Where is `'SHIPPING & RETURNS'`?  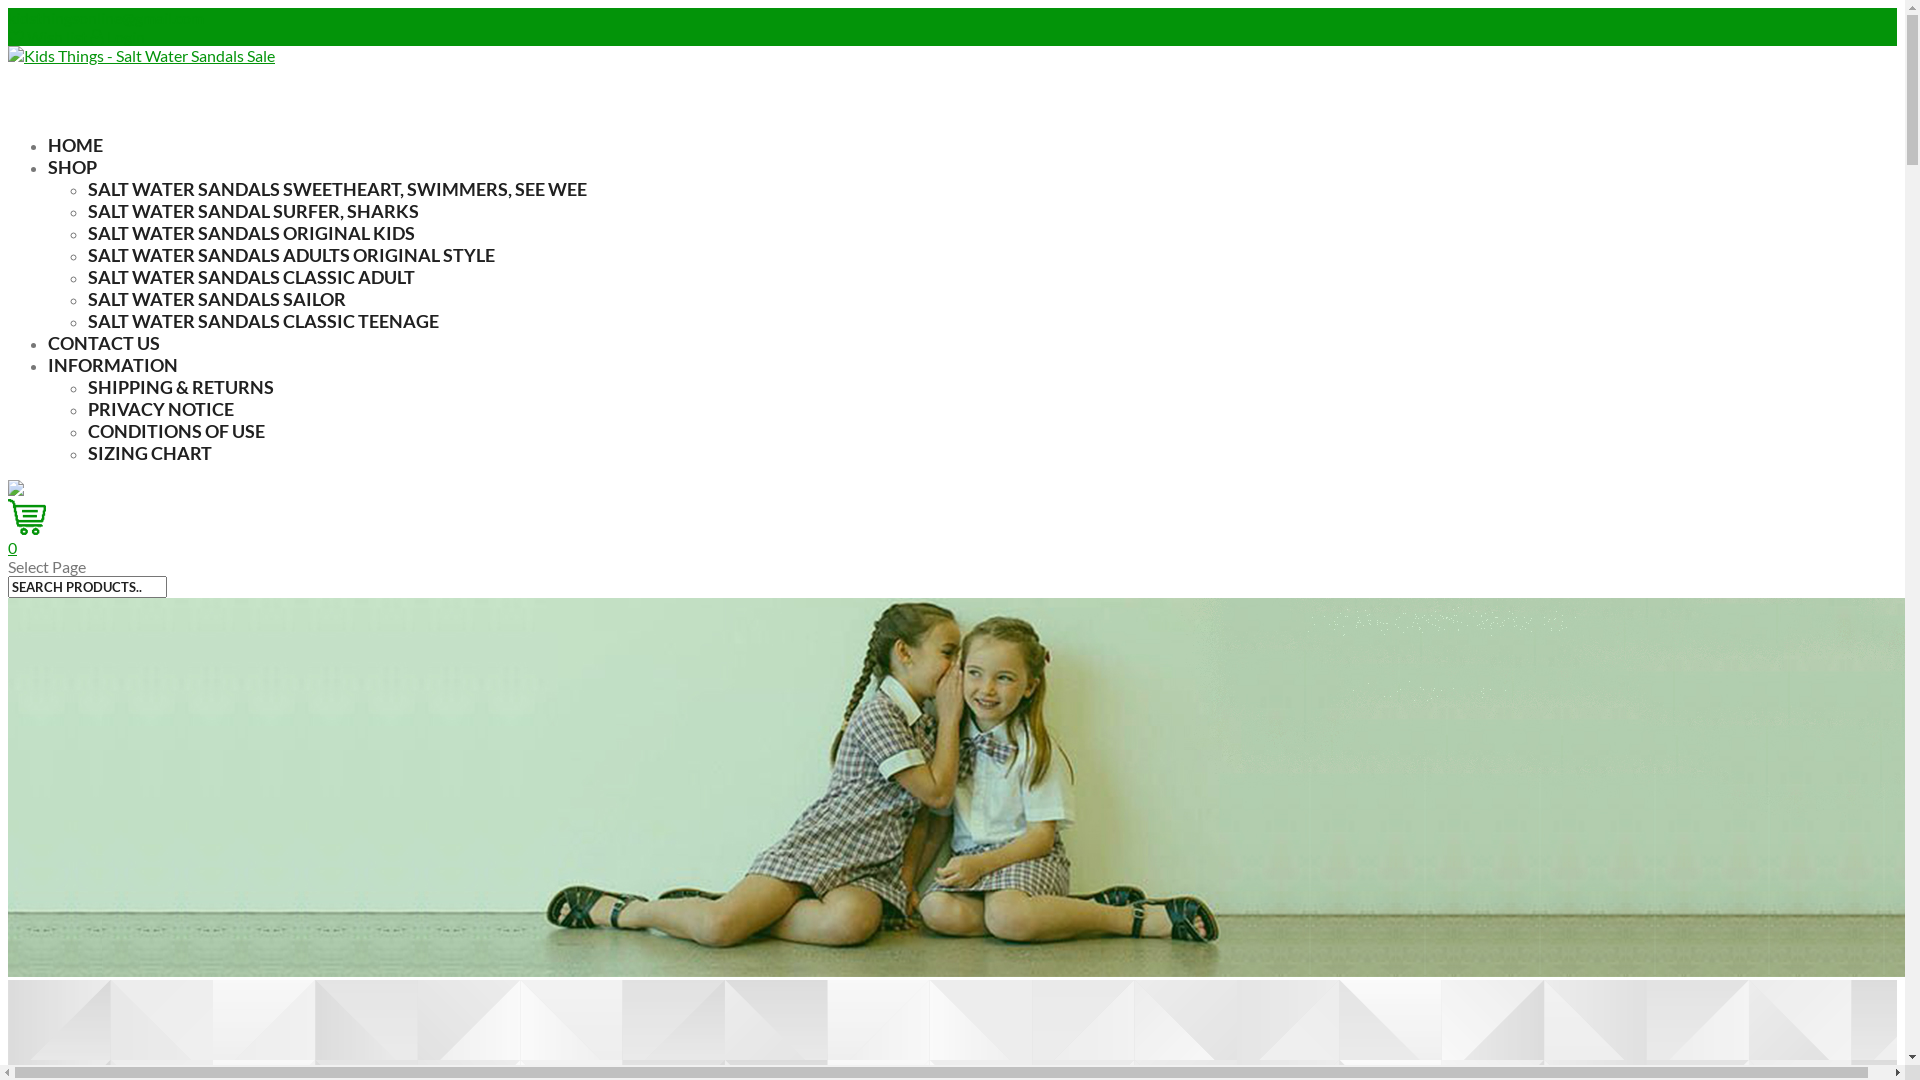 'SHIPPING & RETURNS' is located at coordinates (86, 386).